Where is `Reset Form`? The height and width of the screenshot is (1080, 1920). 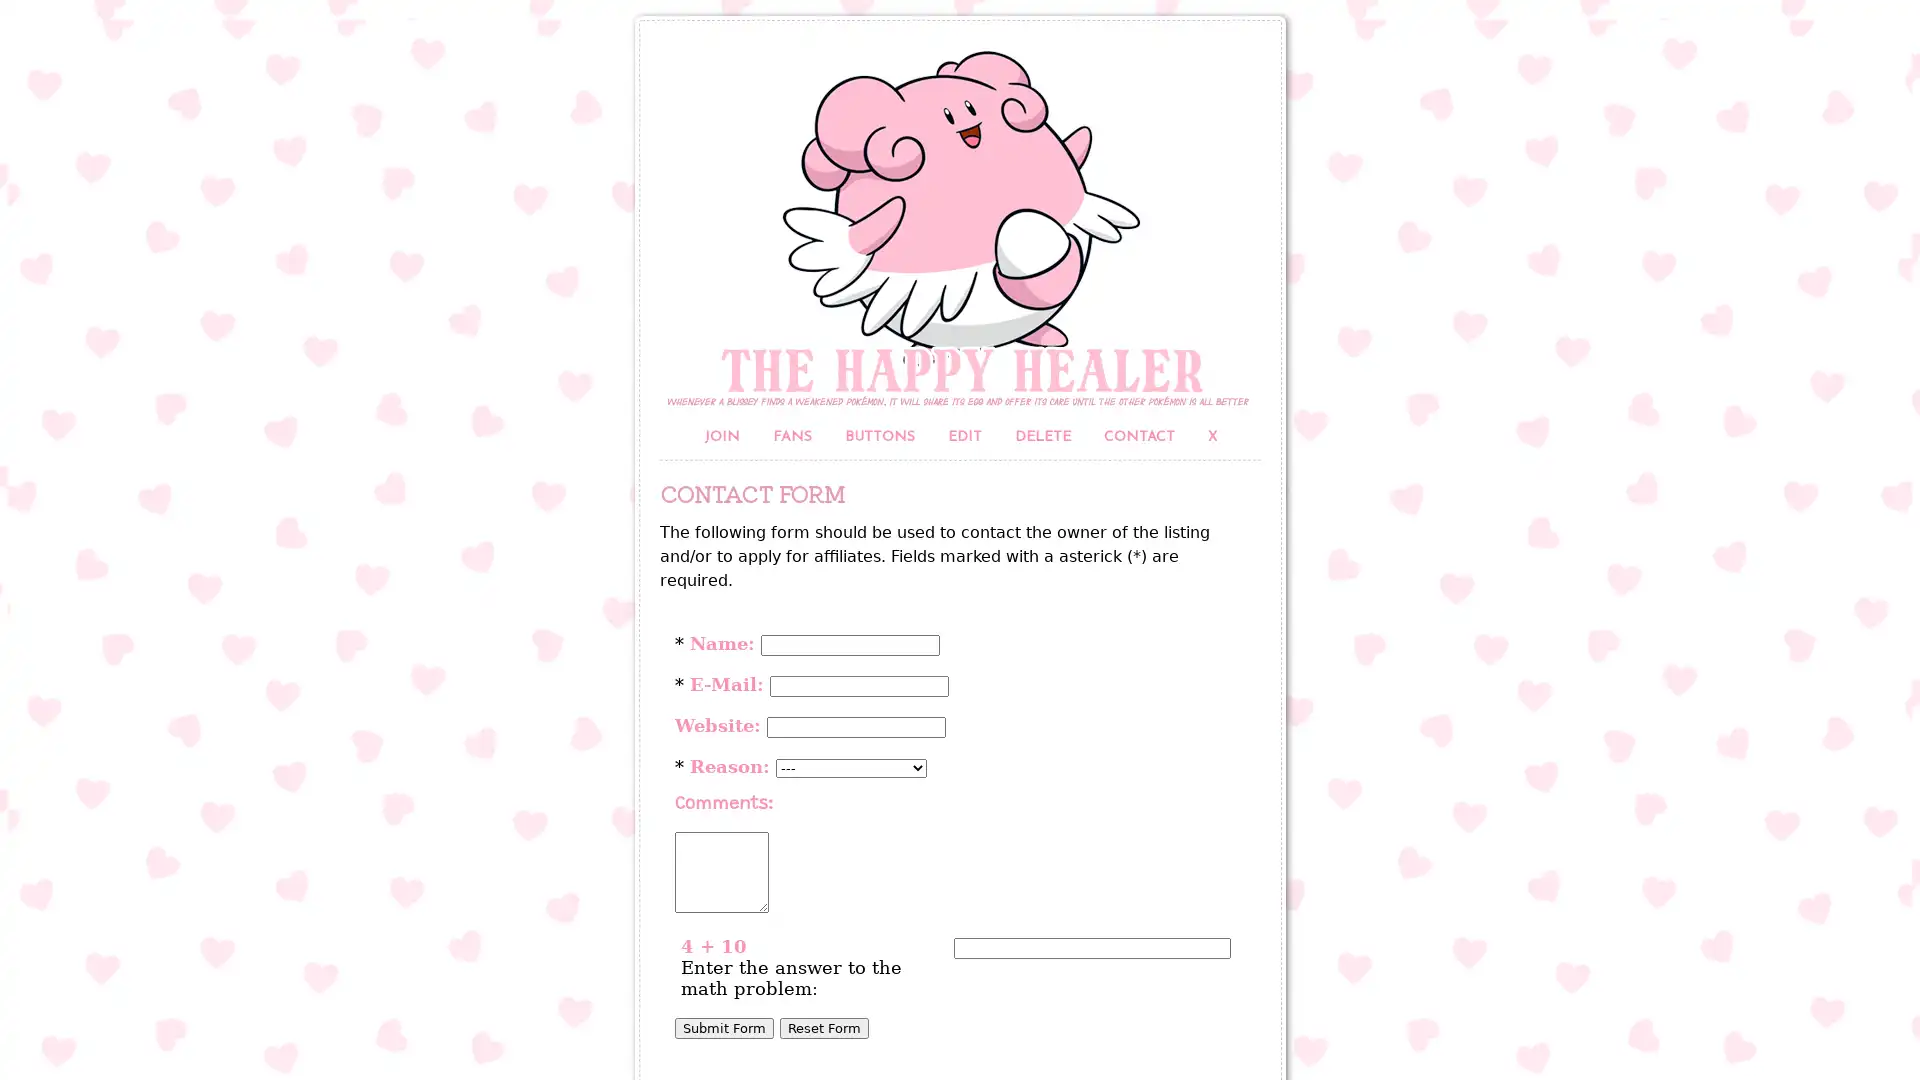 Reset Form is located at coordinates (824, 1028).